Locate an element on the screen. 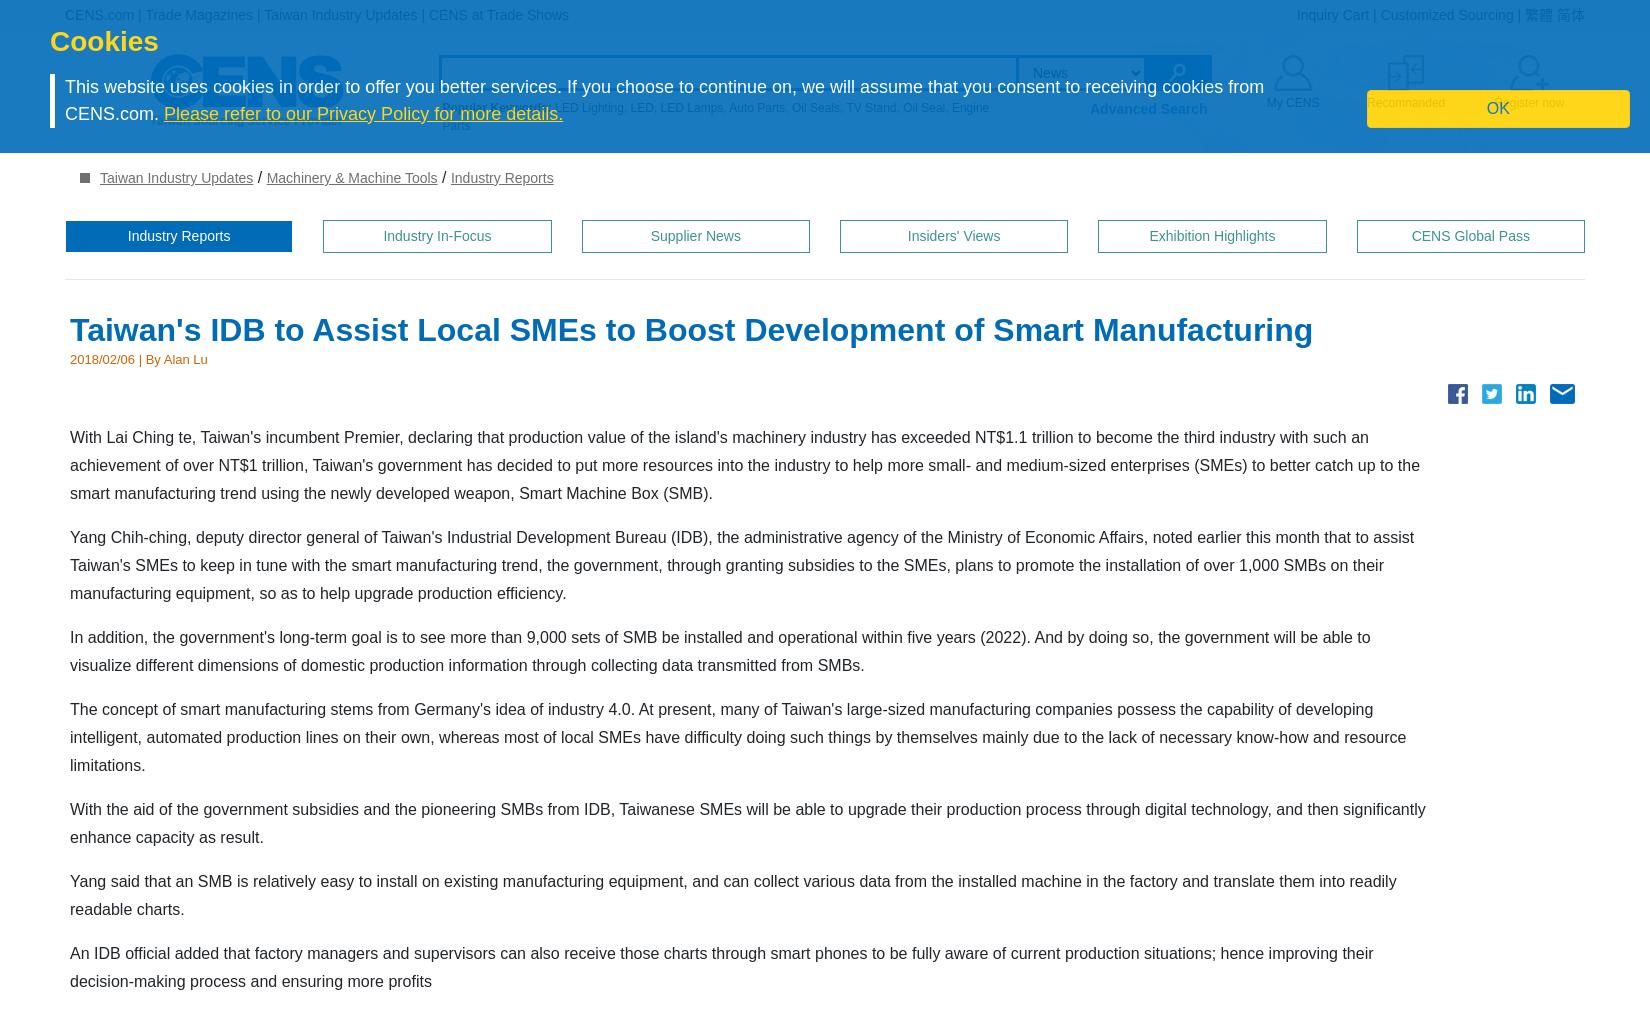  'Recomnanded' is located at coordinates (1404, 103).